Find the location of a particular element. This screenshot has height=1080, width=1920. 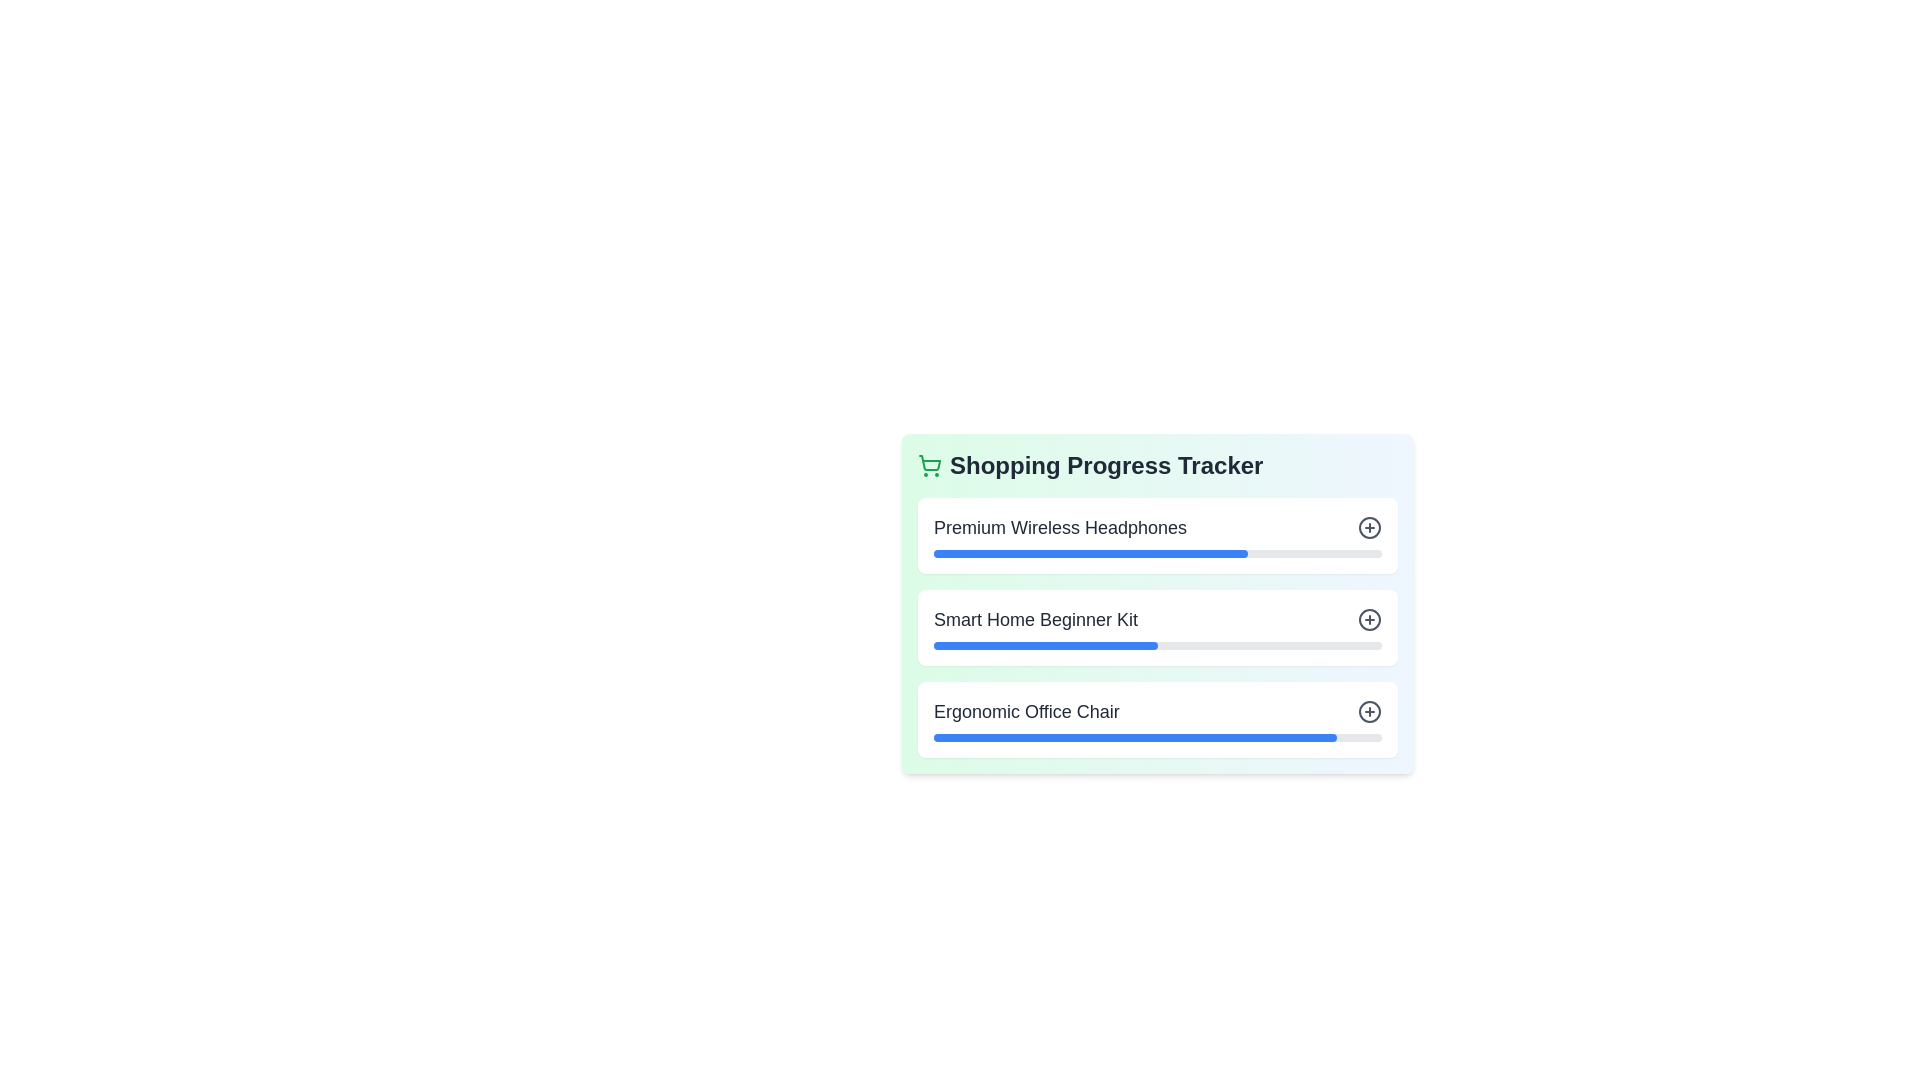

the circular plus icon button located to the right of the text 'Premium Wireless Headphones' is located at coordinates (1368, 527).